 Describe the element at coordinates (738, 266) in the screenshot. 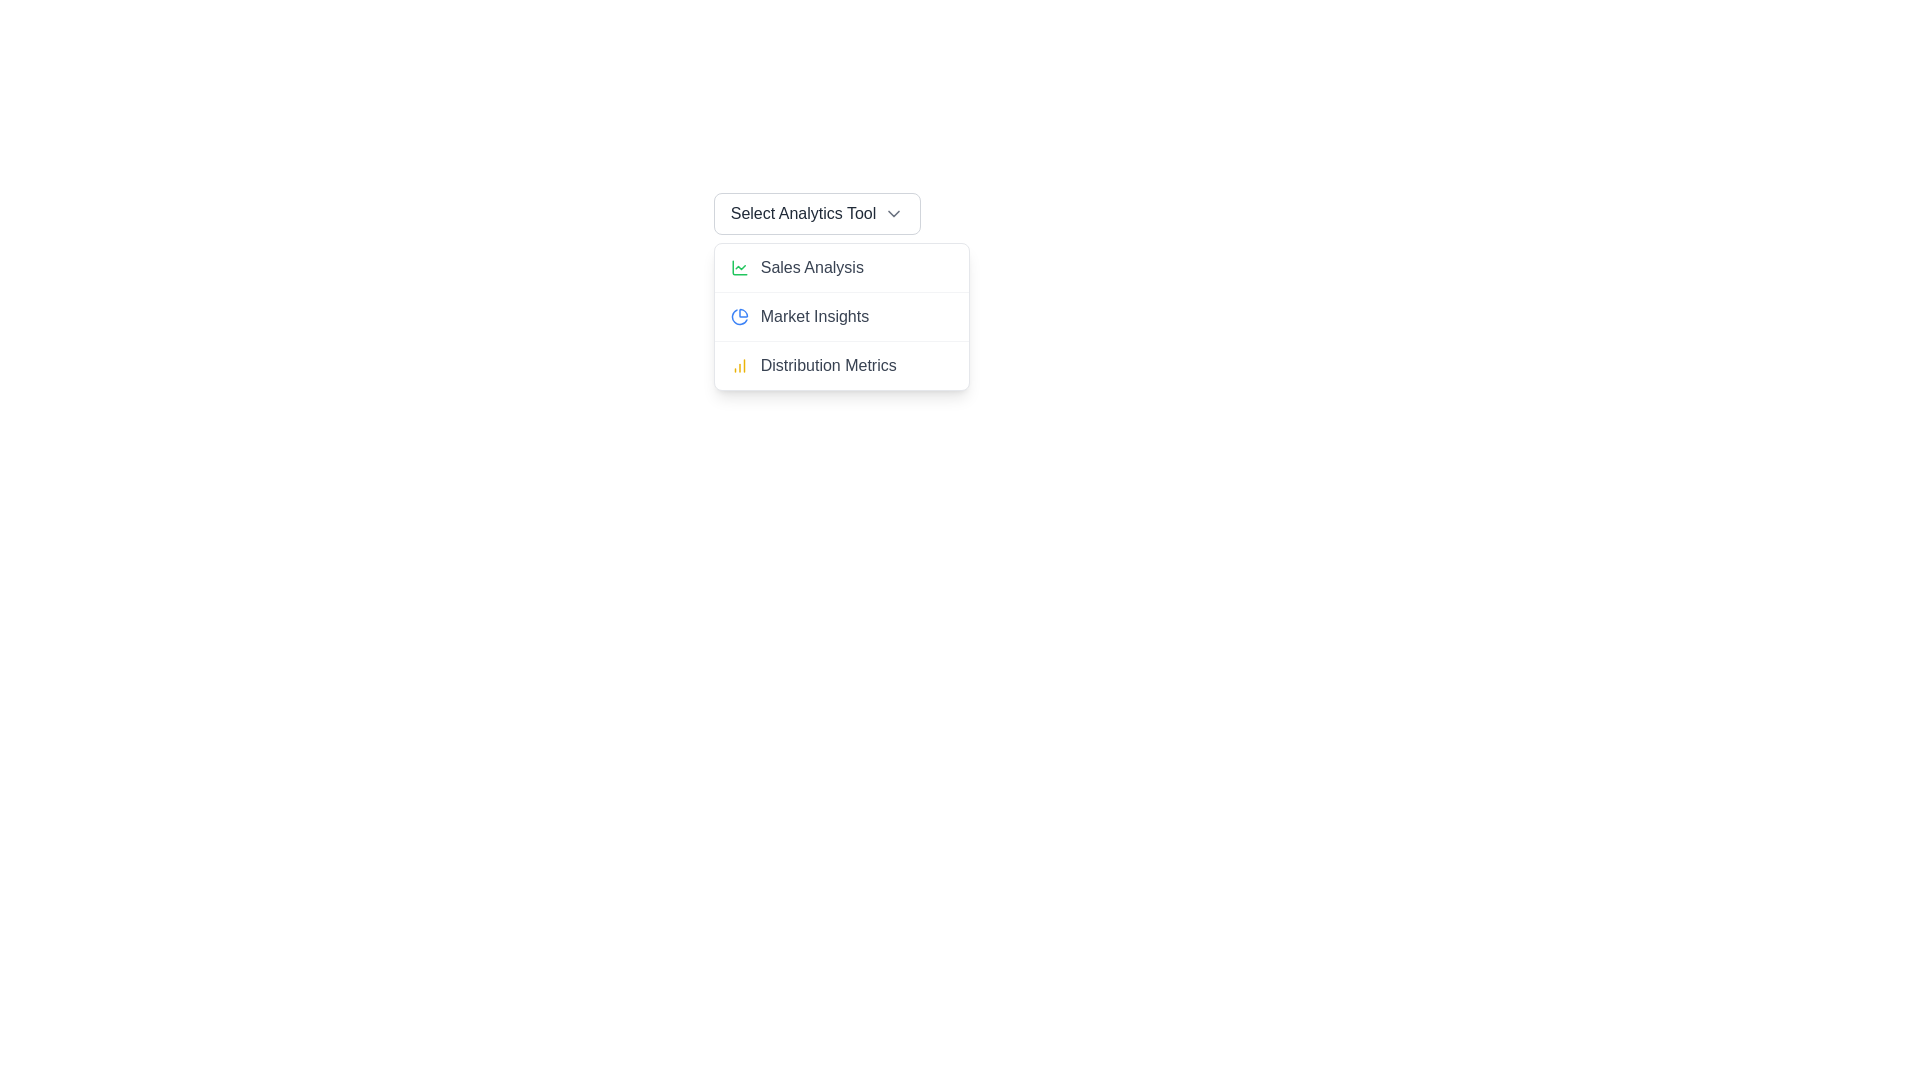

I see `the first icon on the left of the 'Sales Analysis' menu option in the dropdown list, located below the 'Select Analytics Tool' button` at that location.